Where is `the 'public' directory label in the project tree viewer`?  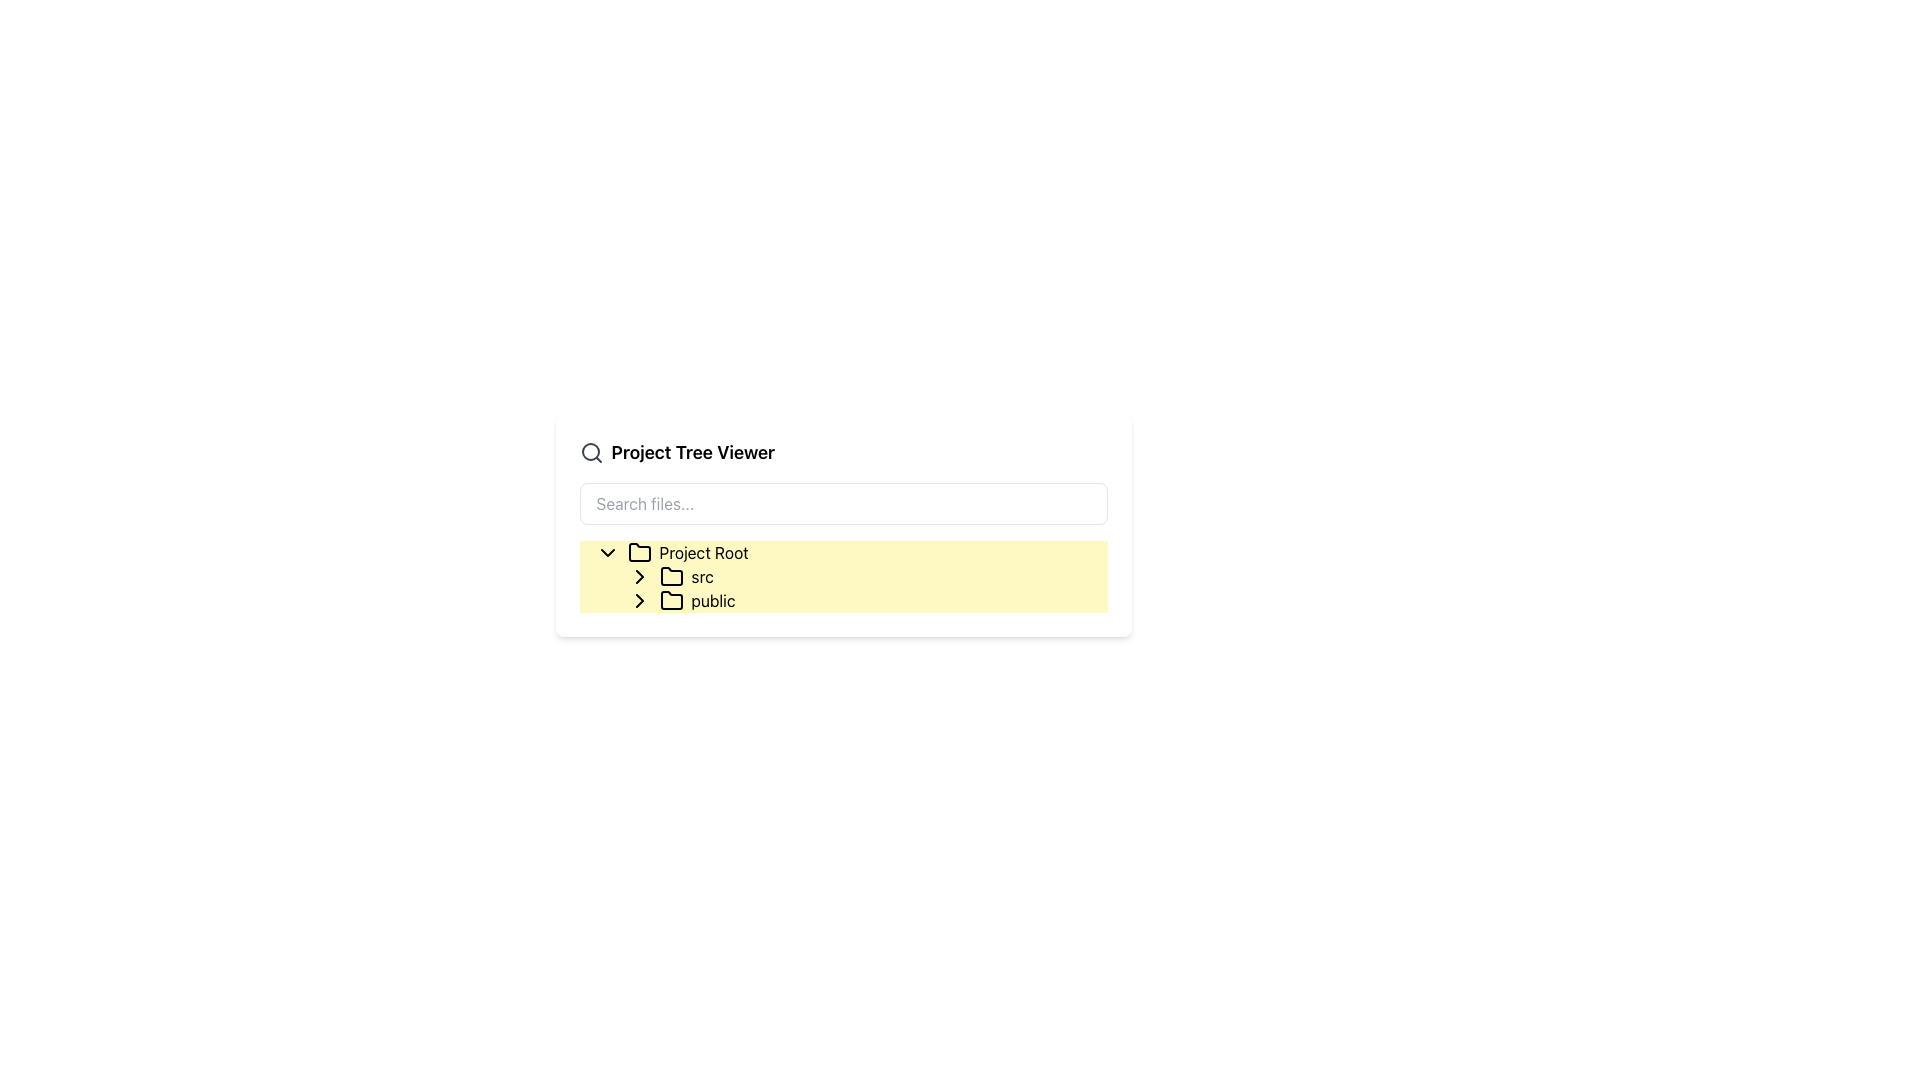 the 'public' directory label in the project tree viewer is located at coordinates (697, 600).